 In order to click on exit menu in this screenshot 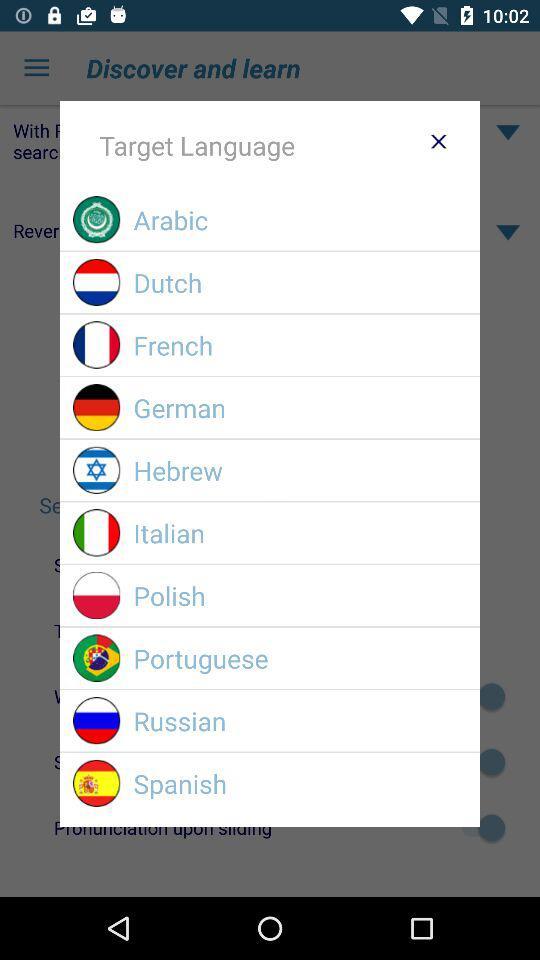, I will do `click(437, 140)`.